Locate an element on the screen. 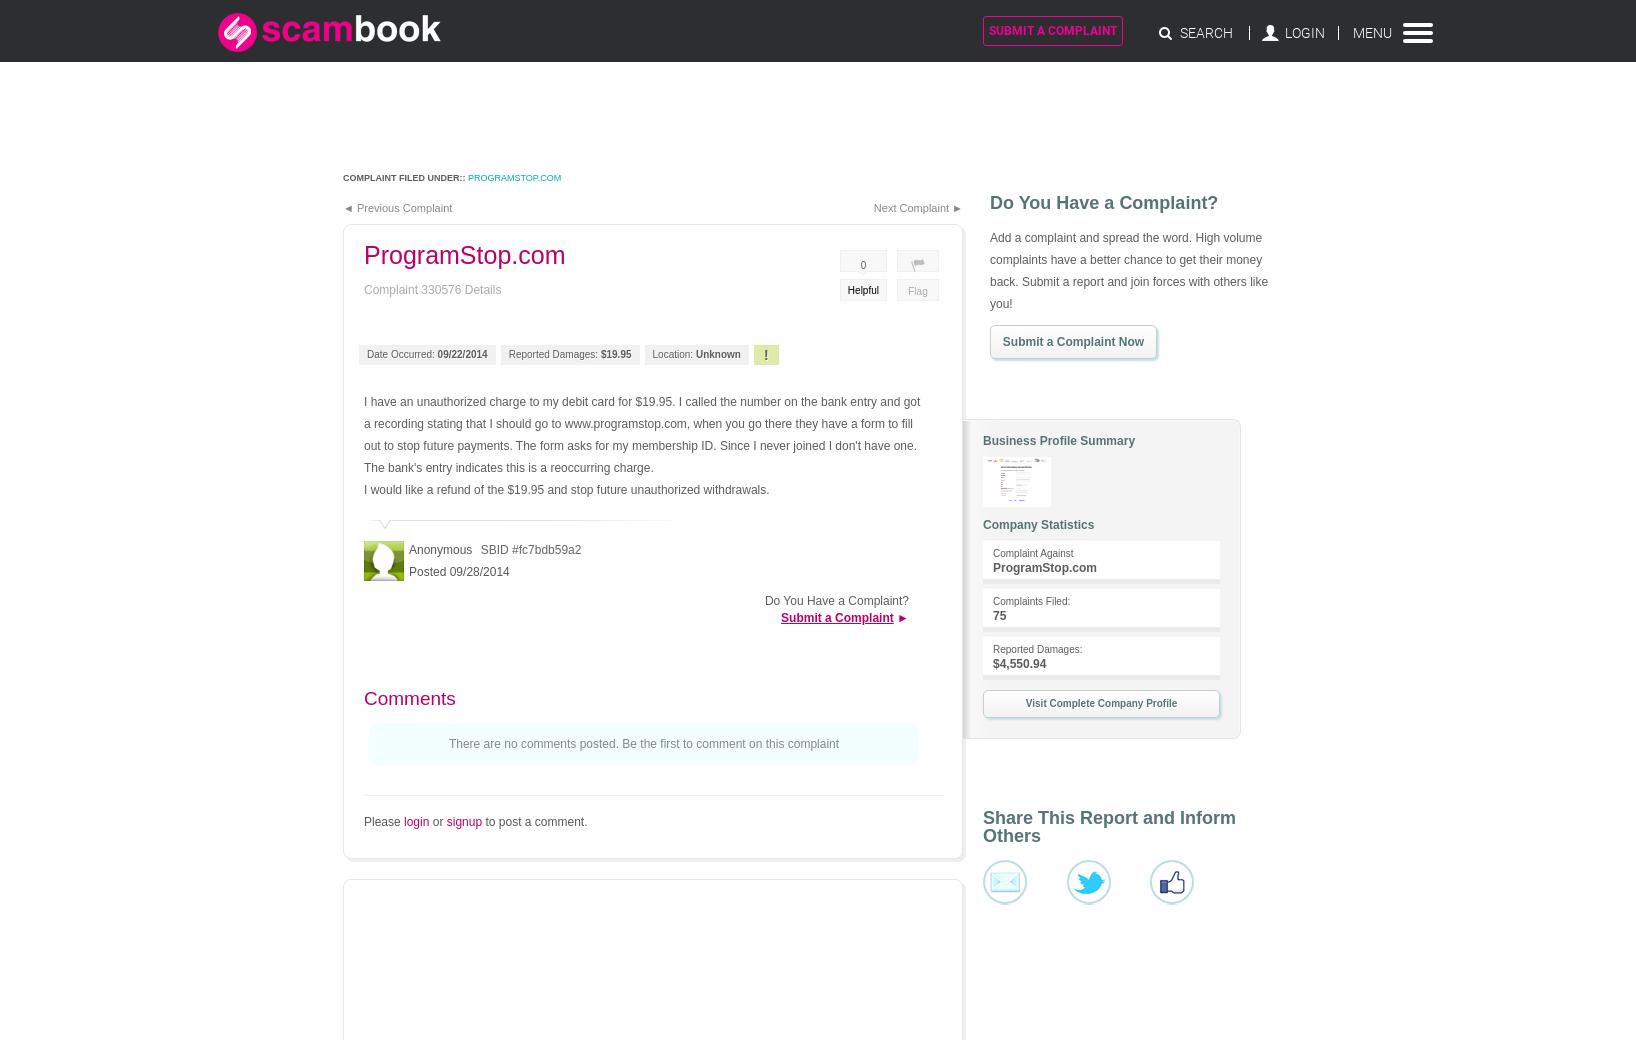  '$4,550.94' is located at coordinates (1018, 664).